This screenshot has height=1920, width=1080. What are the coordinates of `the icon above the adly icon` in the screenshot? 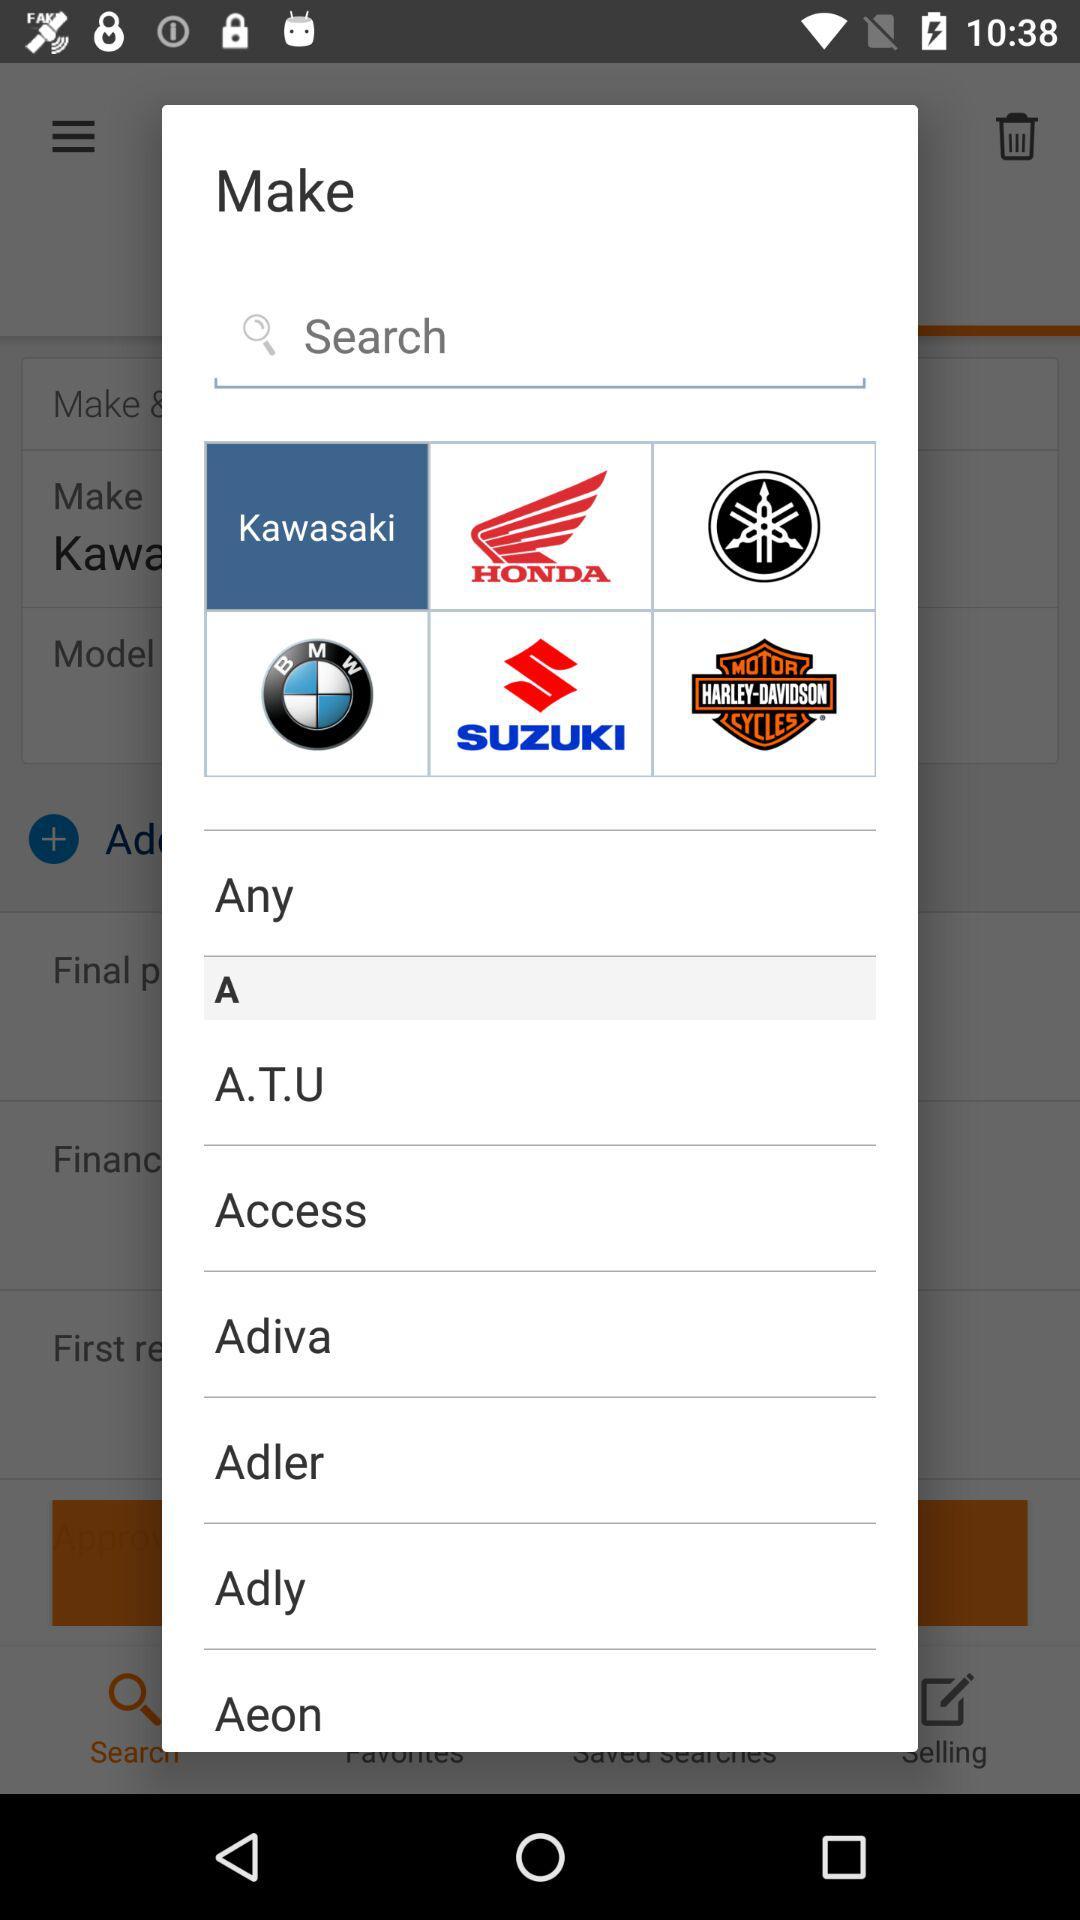 It's located at (540, 1522).